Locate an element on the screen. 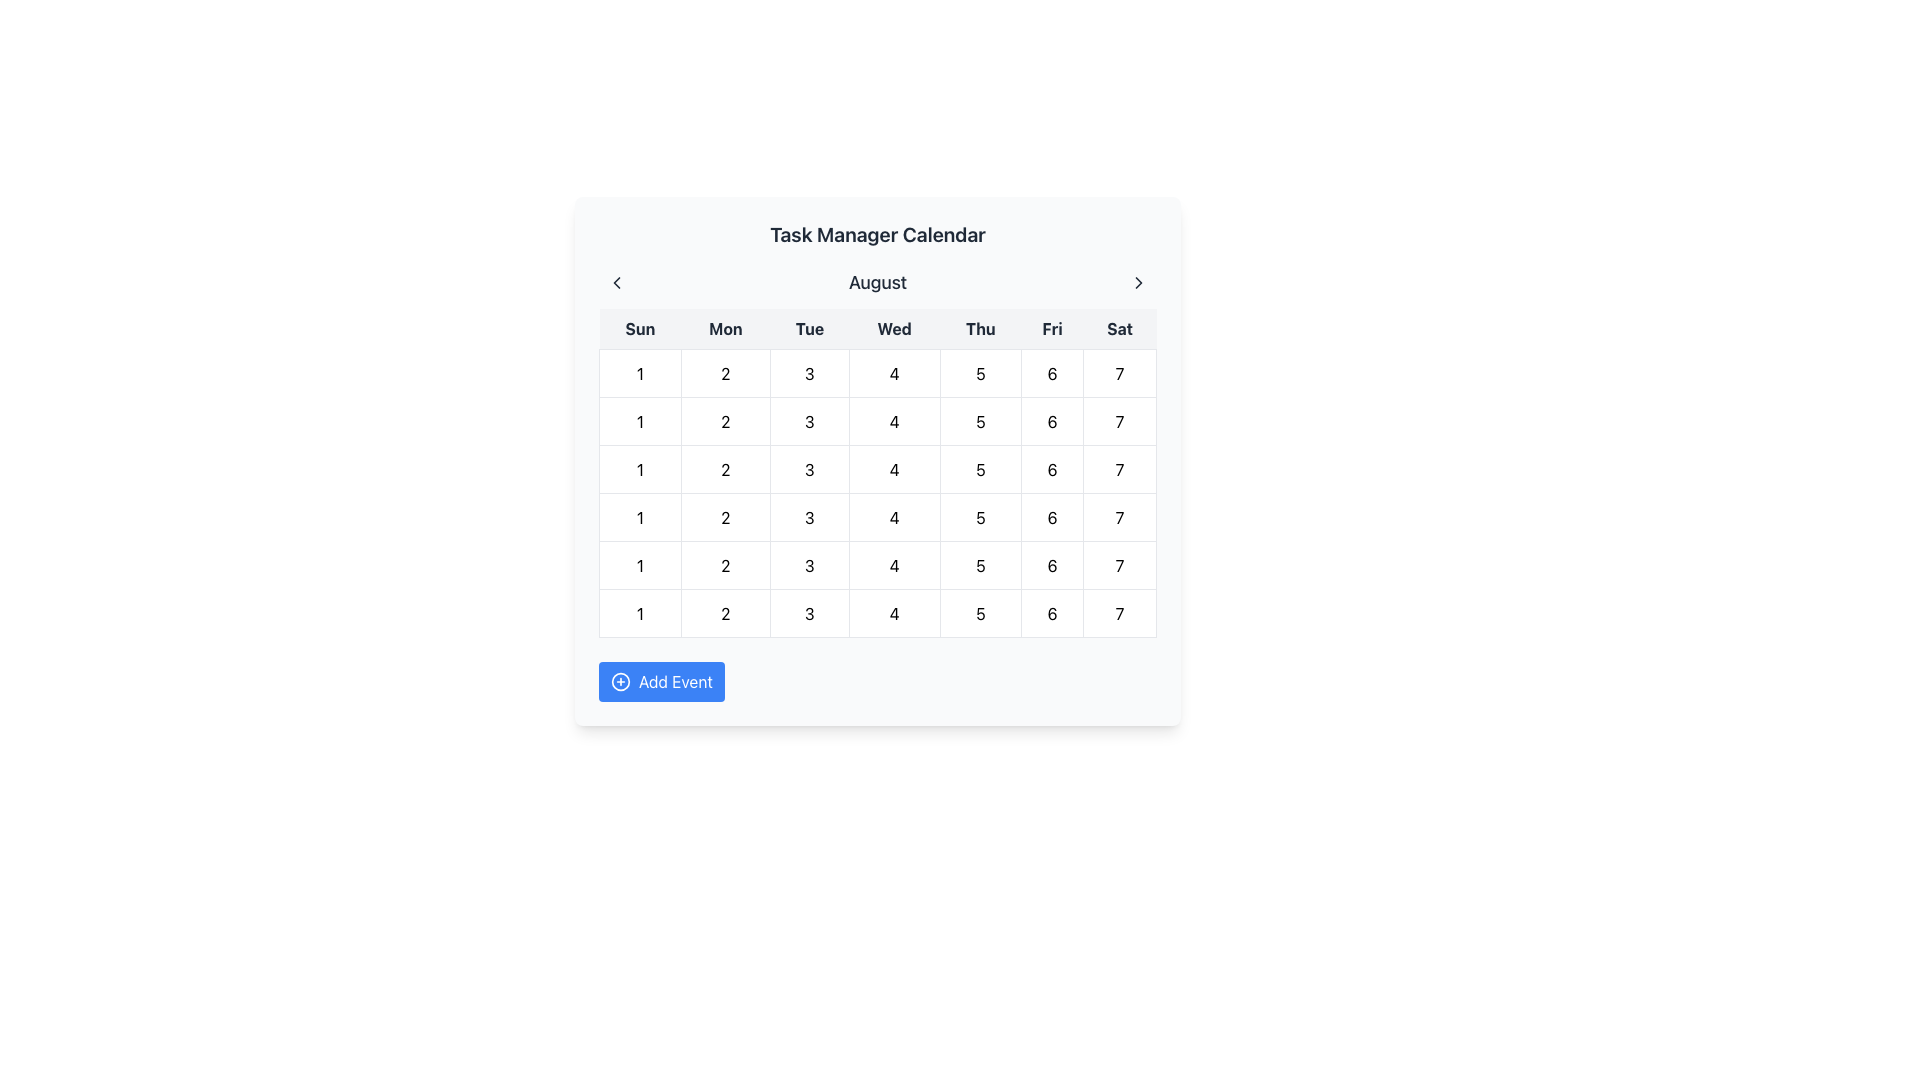 The width and height of the screenshot is (1920, 1080). the Day cell in the calendar grid that is located in the fourth column under the 'Wed' header is located at coordinates (893, 469).